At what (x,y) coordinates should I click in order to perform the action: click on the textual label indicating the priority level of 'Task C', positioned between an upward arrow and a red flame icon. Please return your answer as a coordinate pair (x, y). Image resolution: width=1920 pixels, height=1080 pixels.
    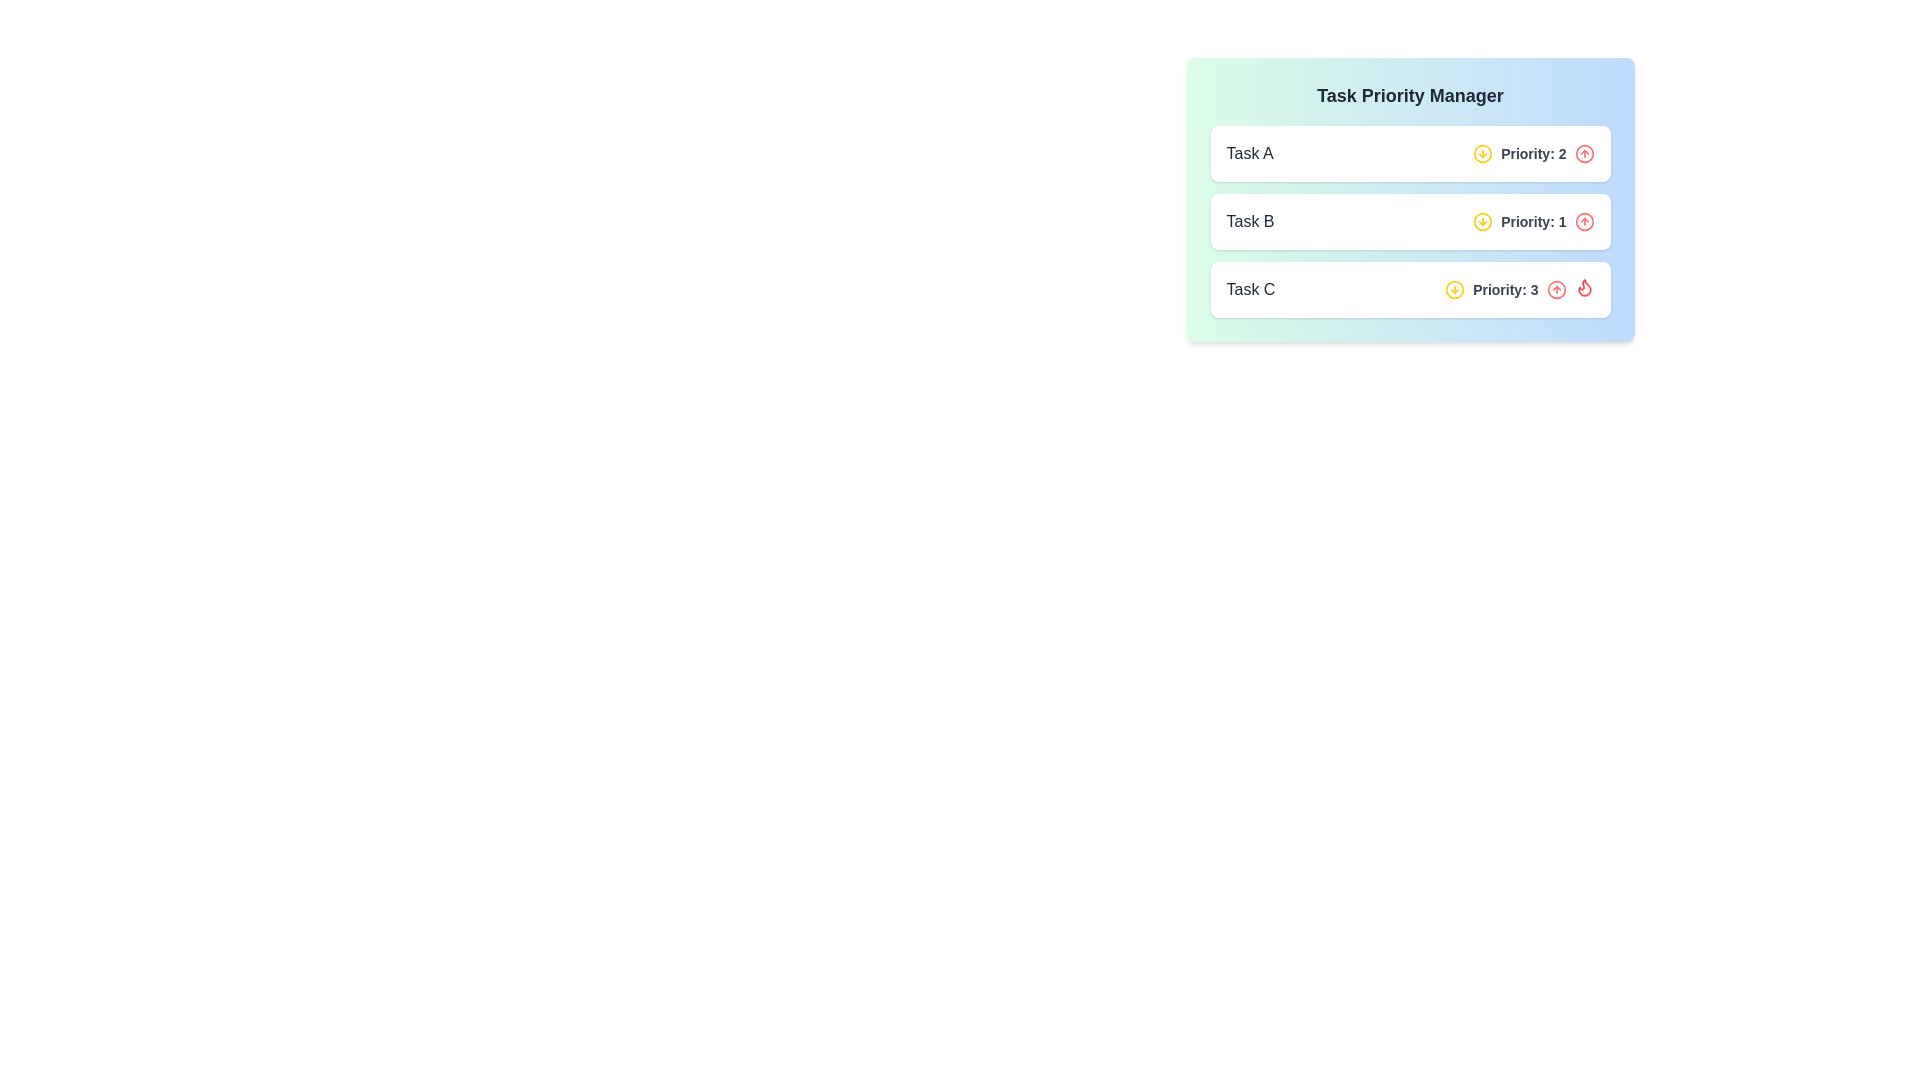
    Looking at the image, I should click on (1505, 289).